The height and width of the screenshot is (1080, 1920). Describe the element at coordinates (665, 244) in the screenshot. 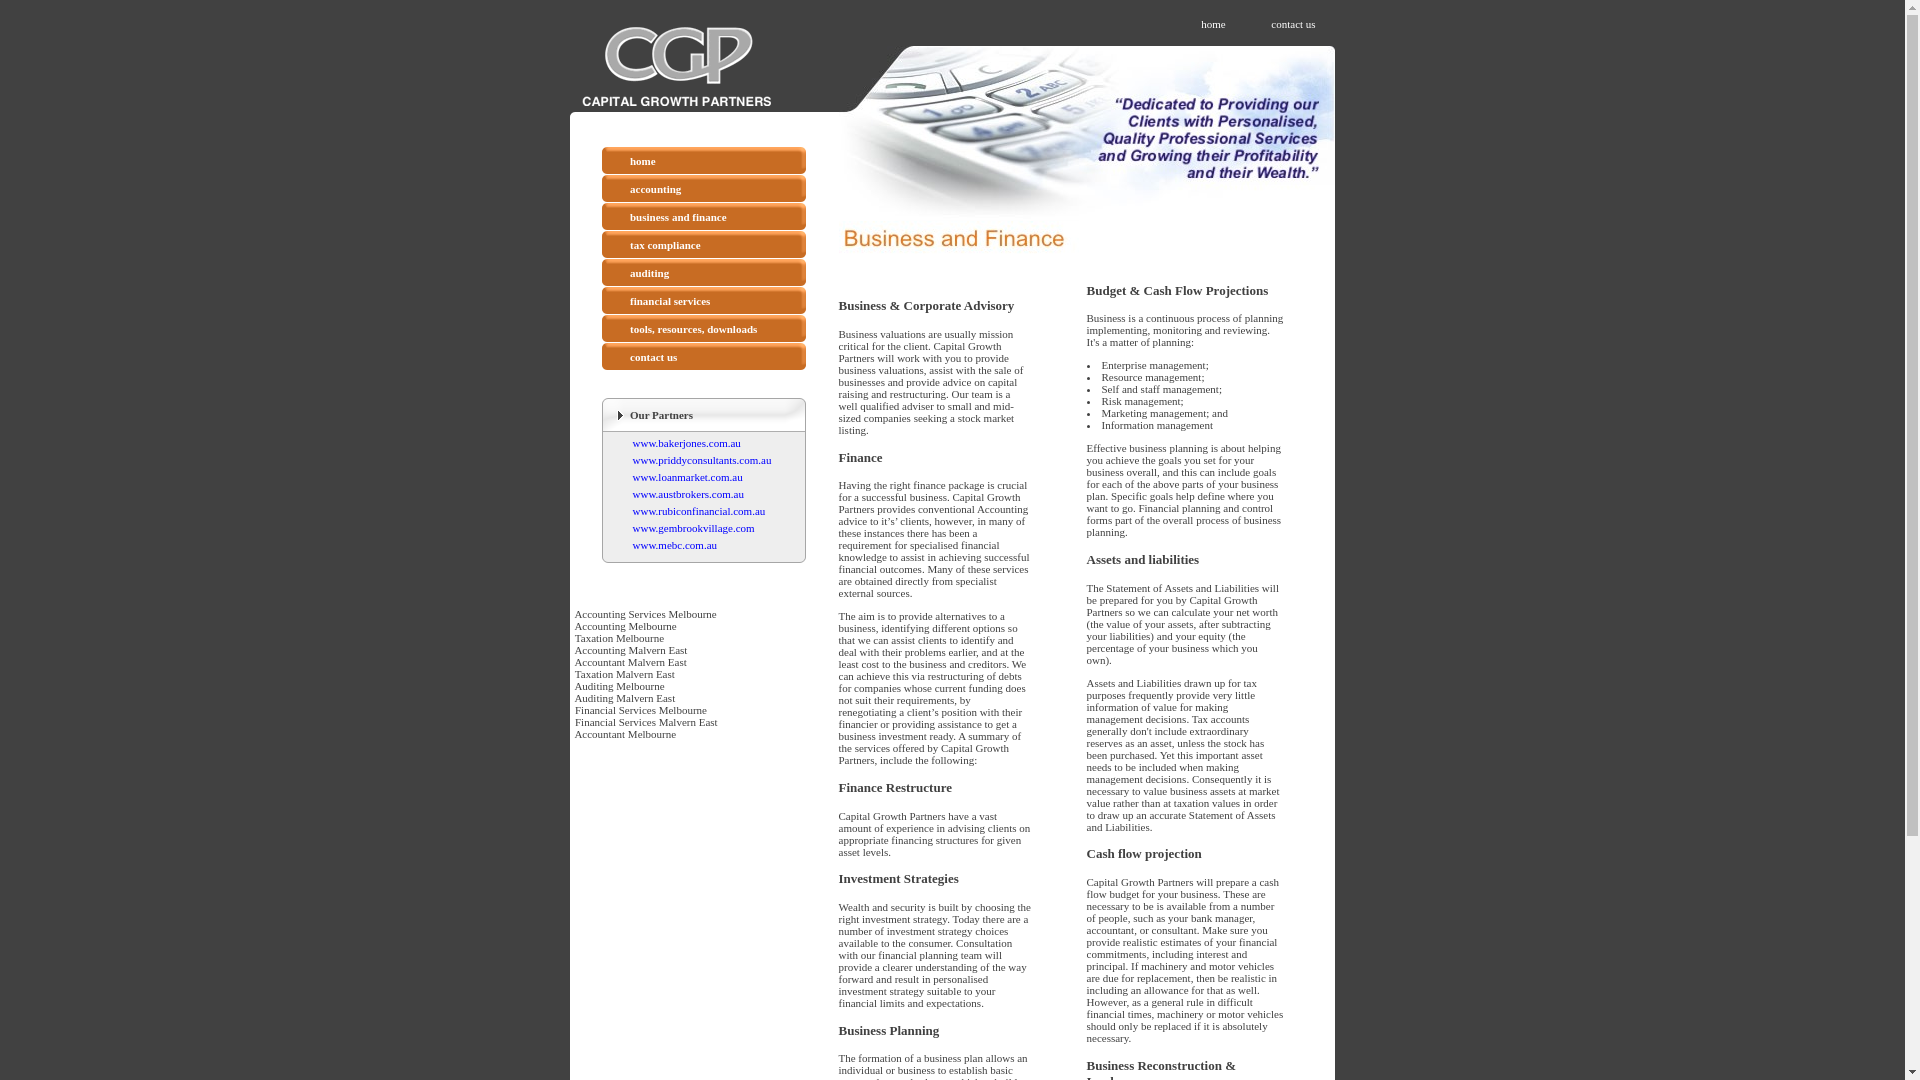

I see `'tax compliance'` at that location.